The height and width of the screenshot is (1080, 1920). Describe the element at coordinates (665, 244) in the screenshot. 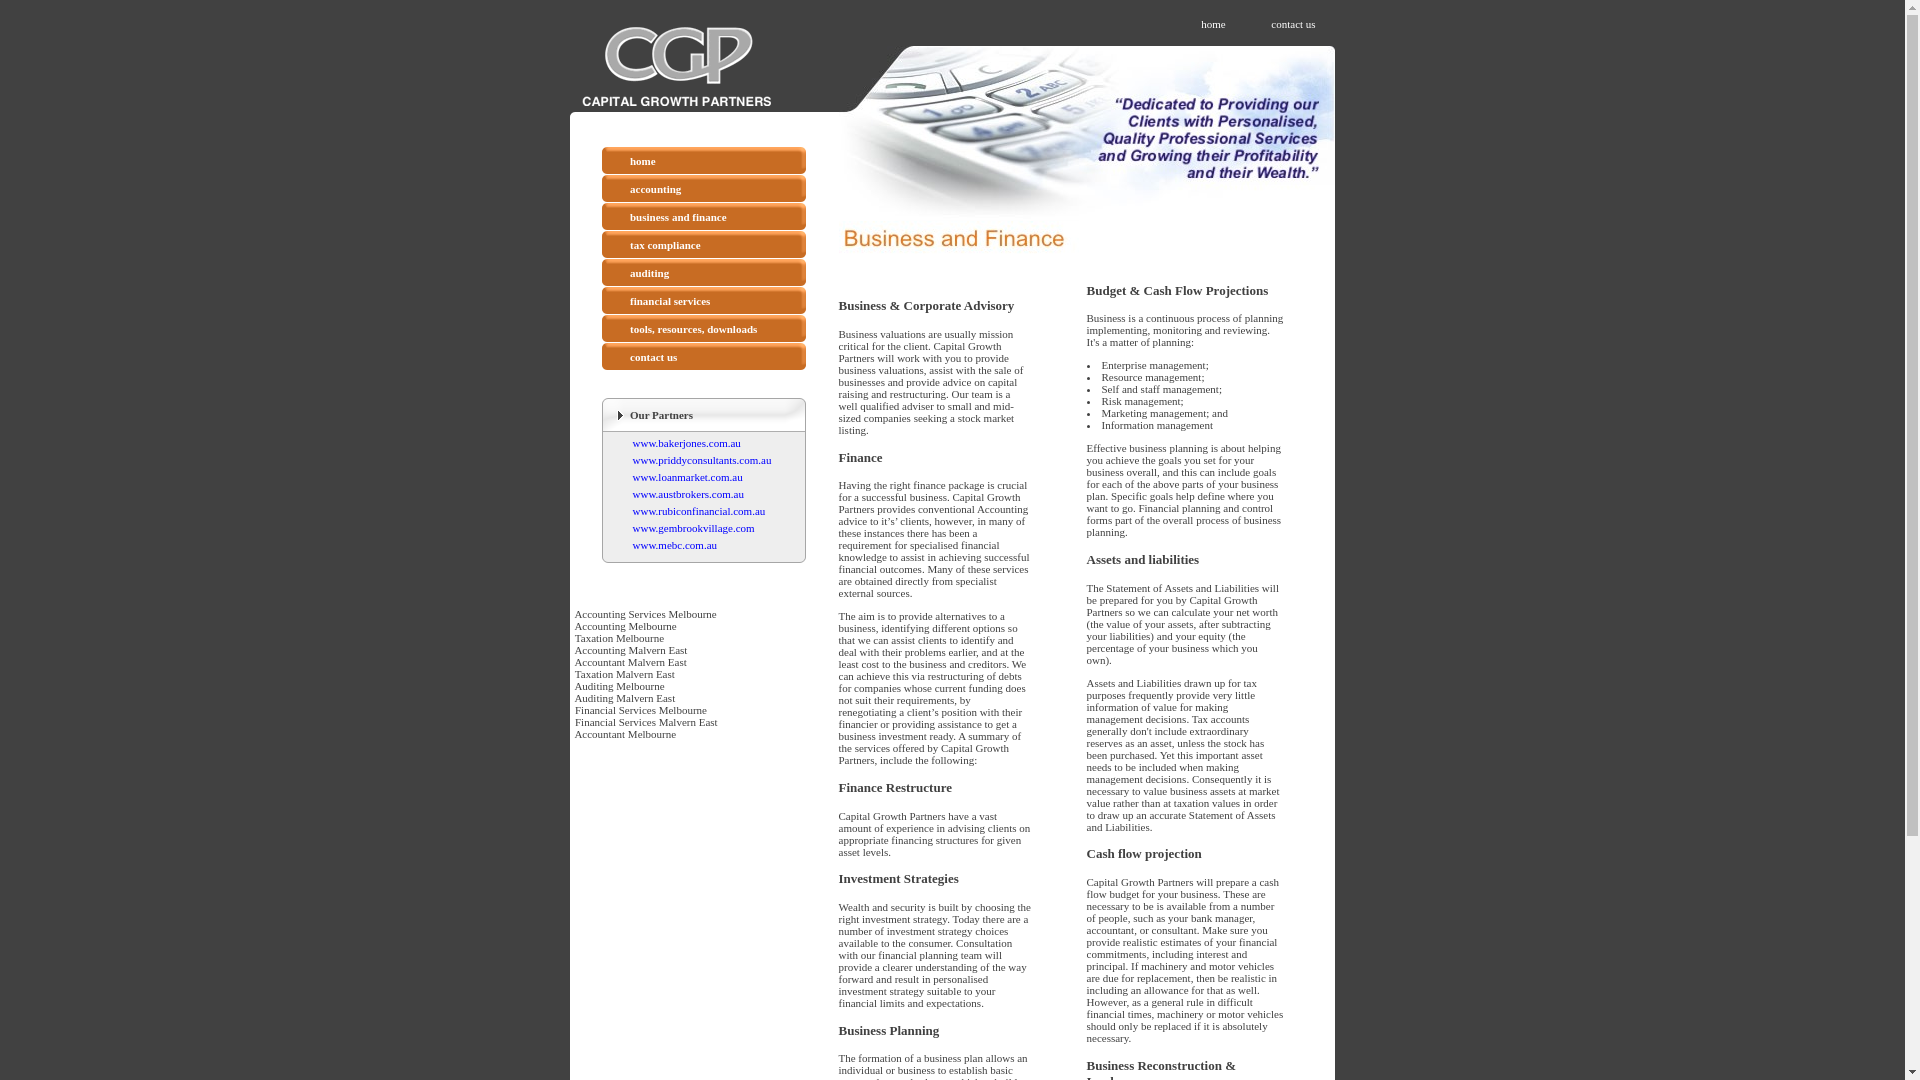

I see `'tax compliance'` at that location.